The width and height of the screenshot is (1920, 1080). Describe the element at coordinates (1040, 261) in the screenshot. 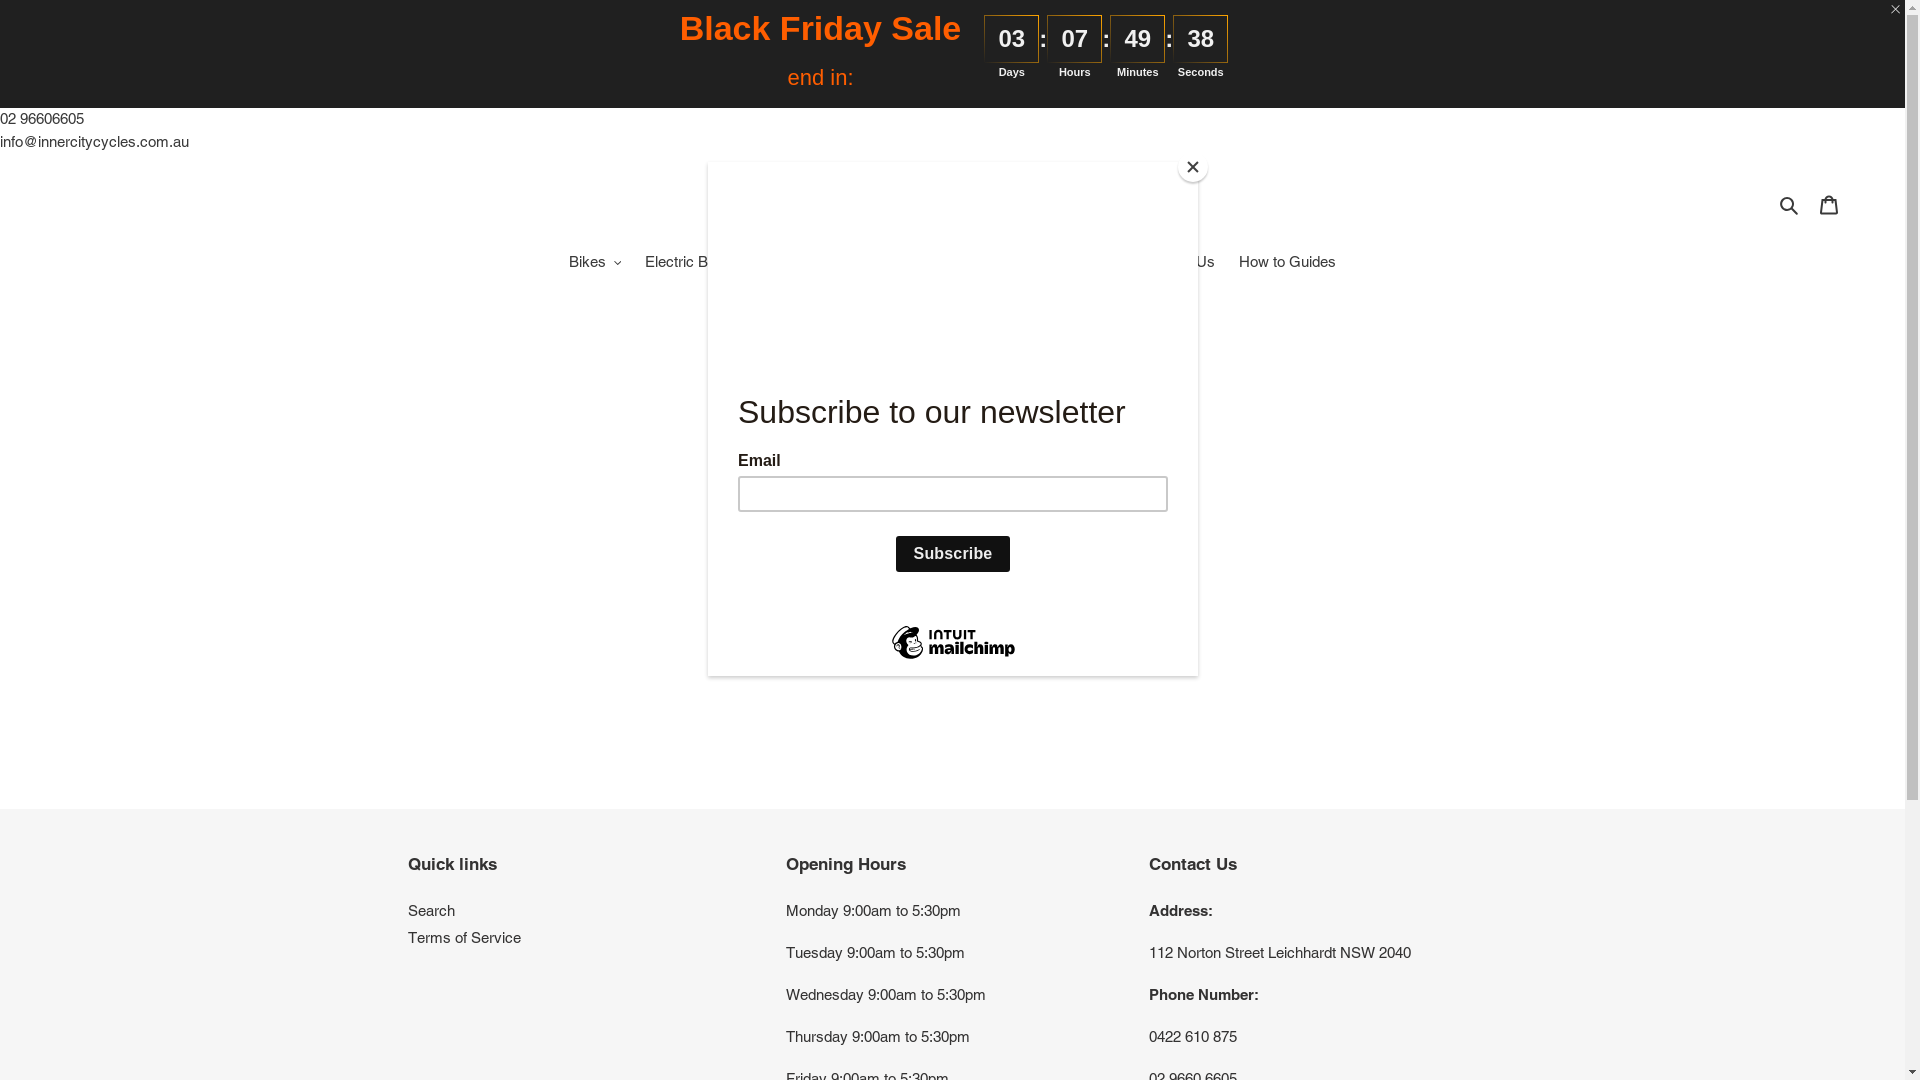

I see `'Workshop'` at that location.